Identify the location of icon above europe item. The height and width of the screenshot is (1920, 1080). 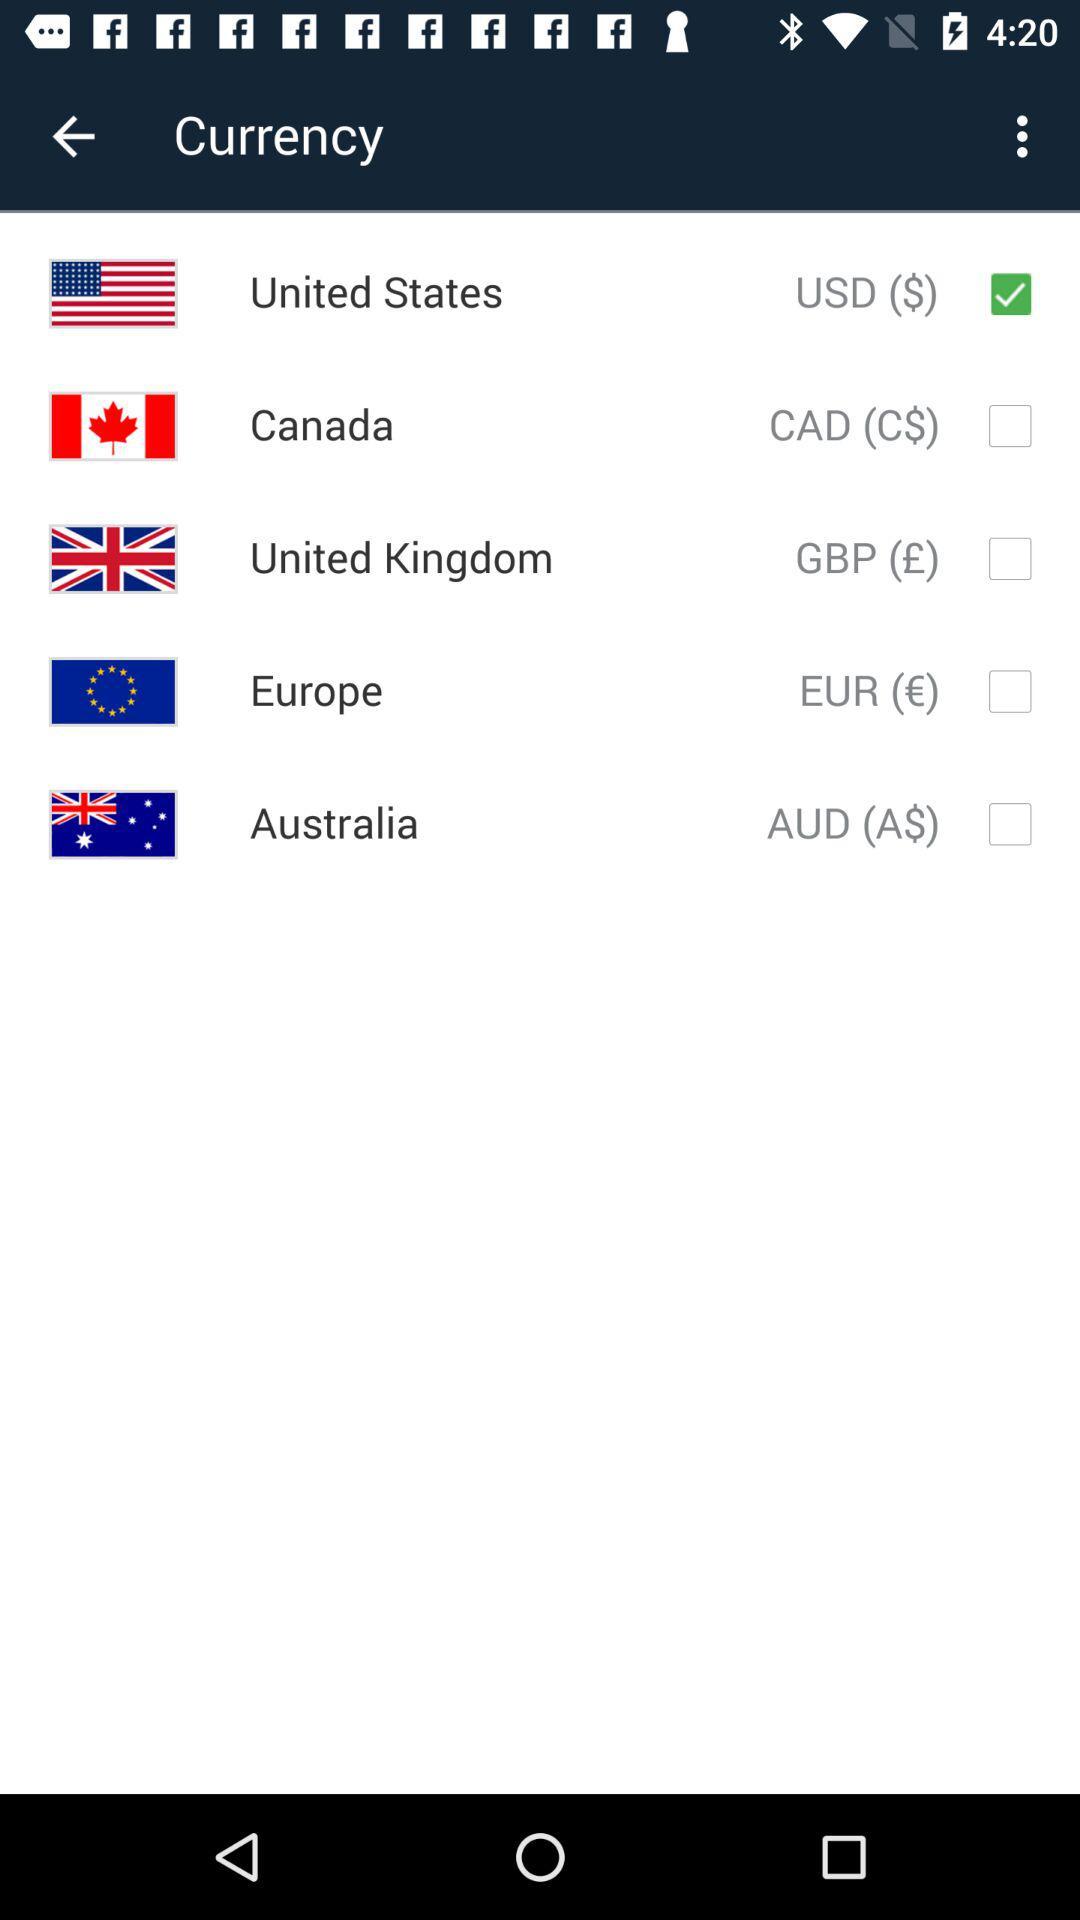
(401, 558).